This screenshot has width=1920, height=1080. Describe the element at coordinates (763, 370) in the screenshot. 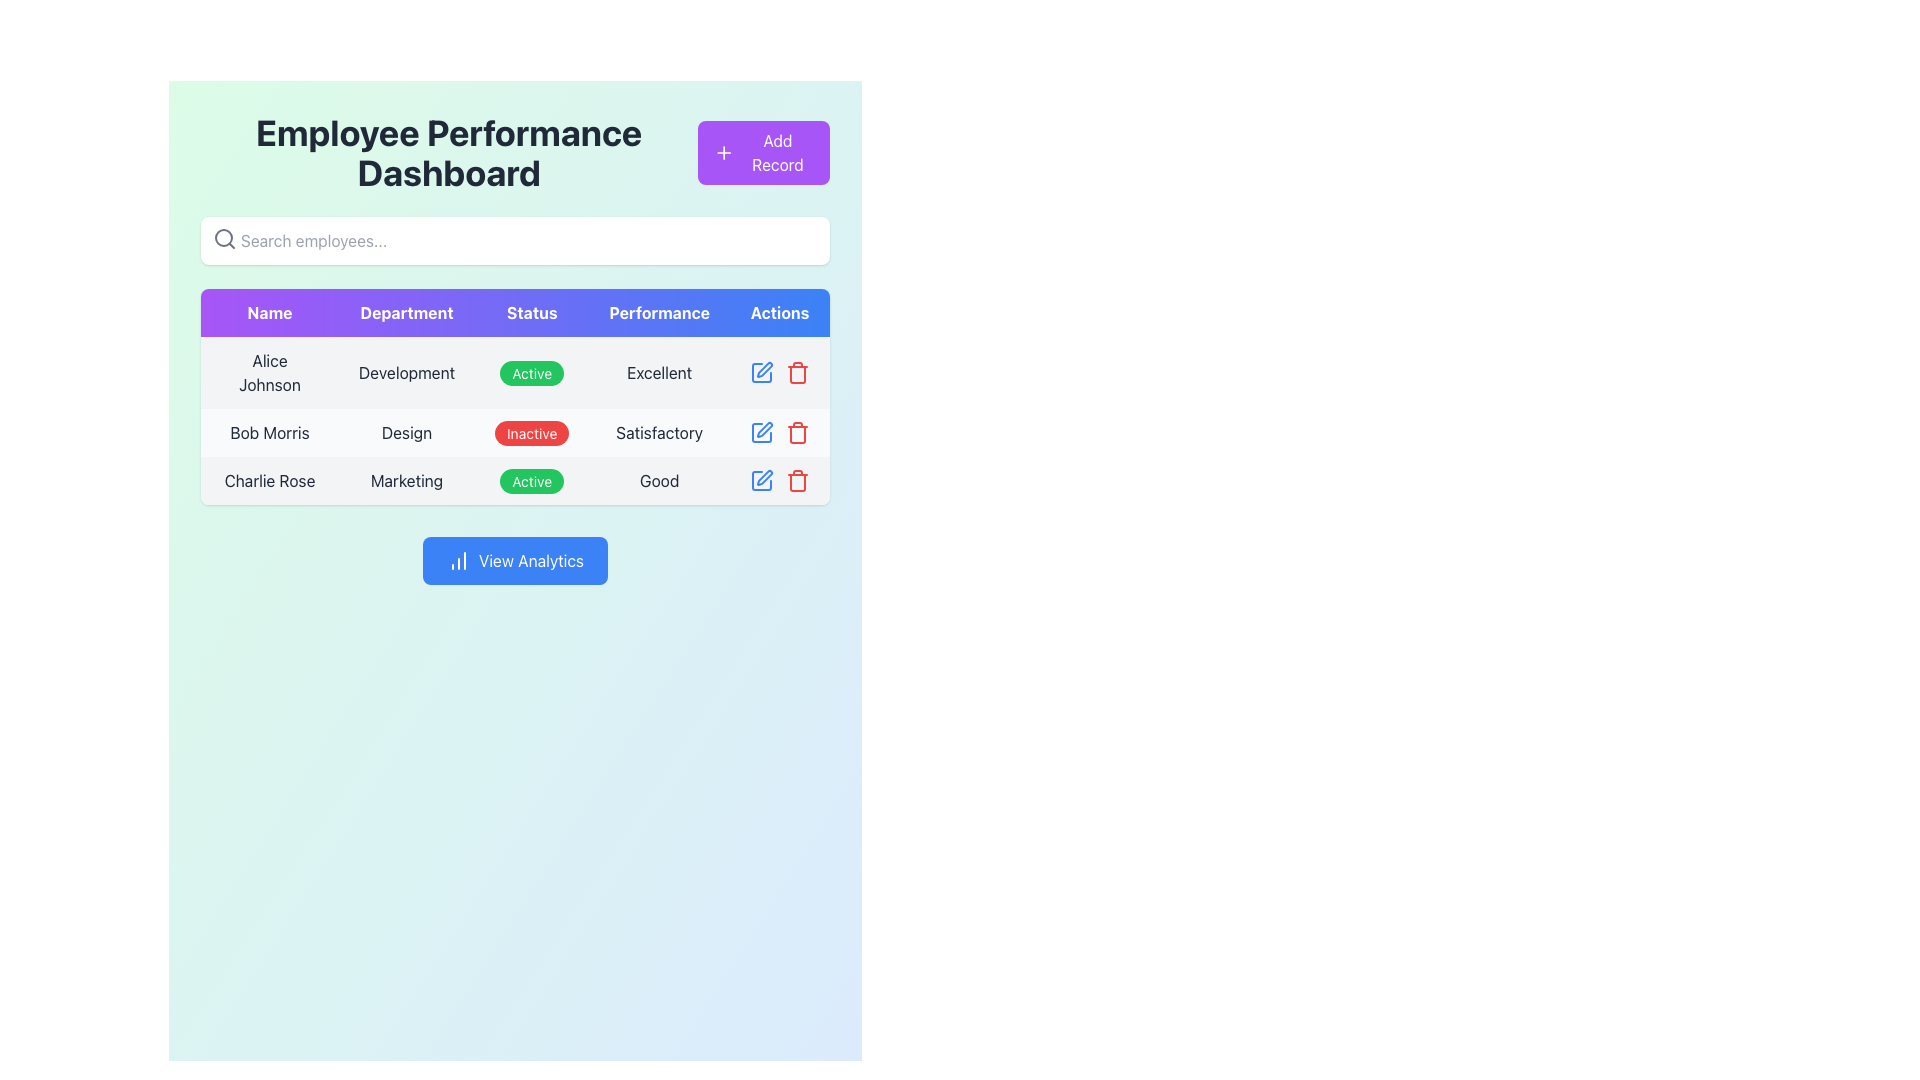

I see `the pen icon button in the 'Actions' column corresponding to 'Bob Morris' to initiate the edit action for the row` at that location.